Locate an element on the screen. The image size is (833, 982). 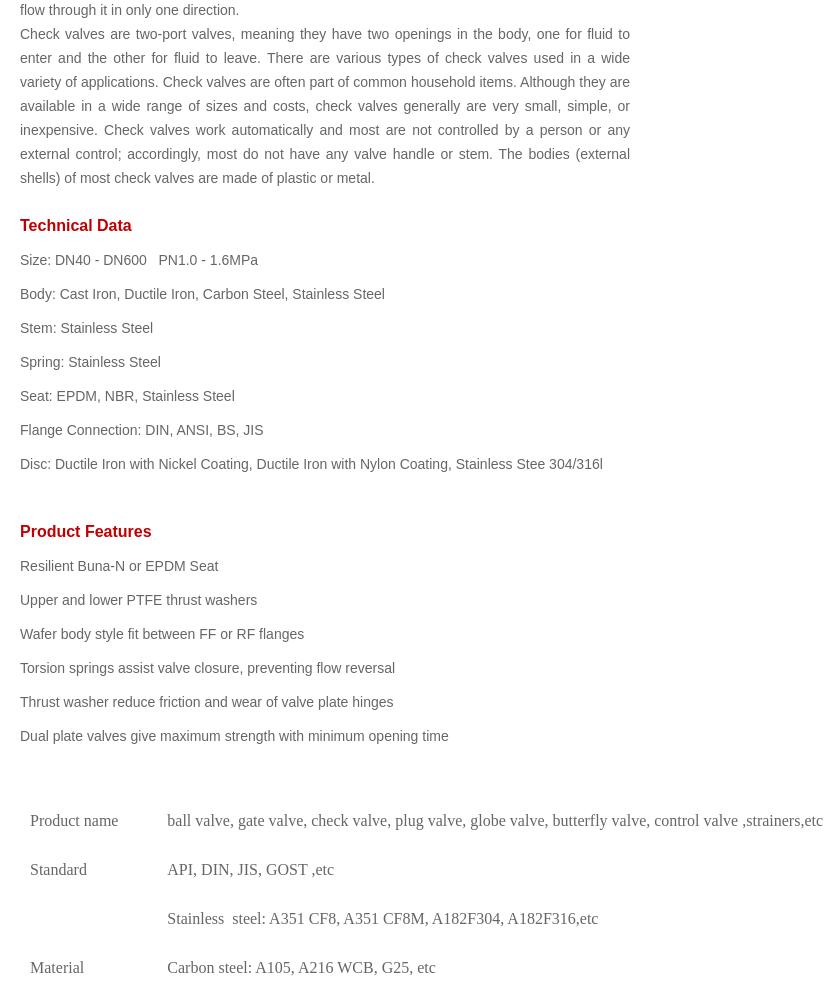
'Resilient Buna-N or EPDM Seat' is located at coordinates (119, 565).